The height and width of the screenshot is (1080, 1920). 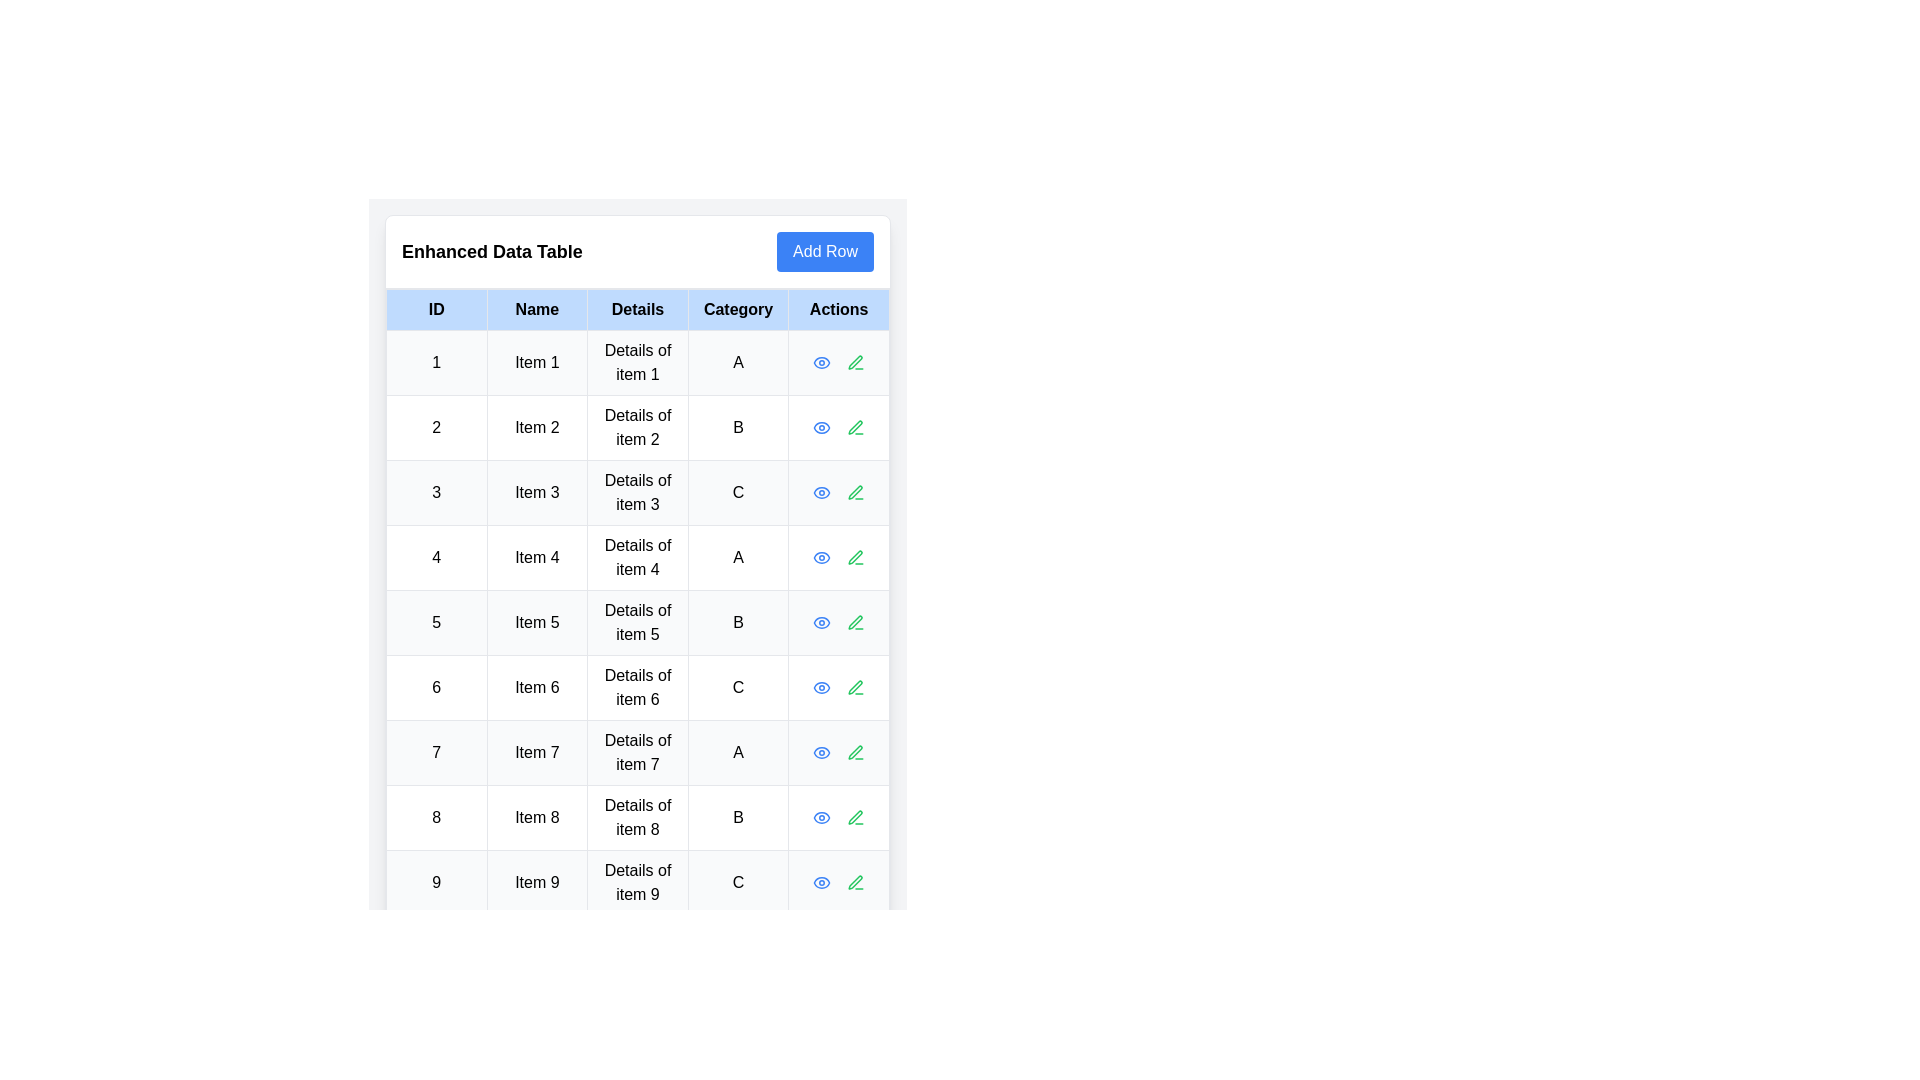 What do you see at coordinates (856, 686) in the screenshot?
I see `the 'edit' button located in the 'Actions' column of the row labeled '6' in the table` at bounding box center [856, 686].